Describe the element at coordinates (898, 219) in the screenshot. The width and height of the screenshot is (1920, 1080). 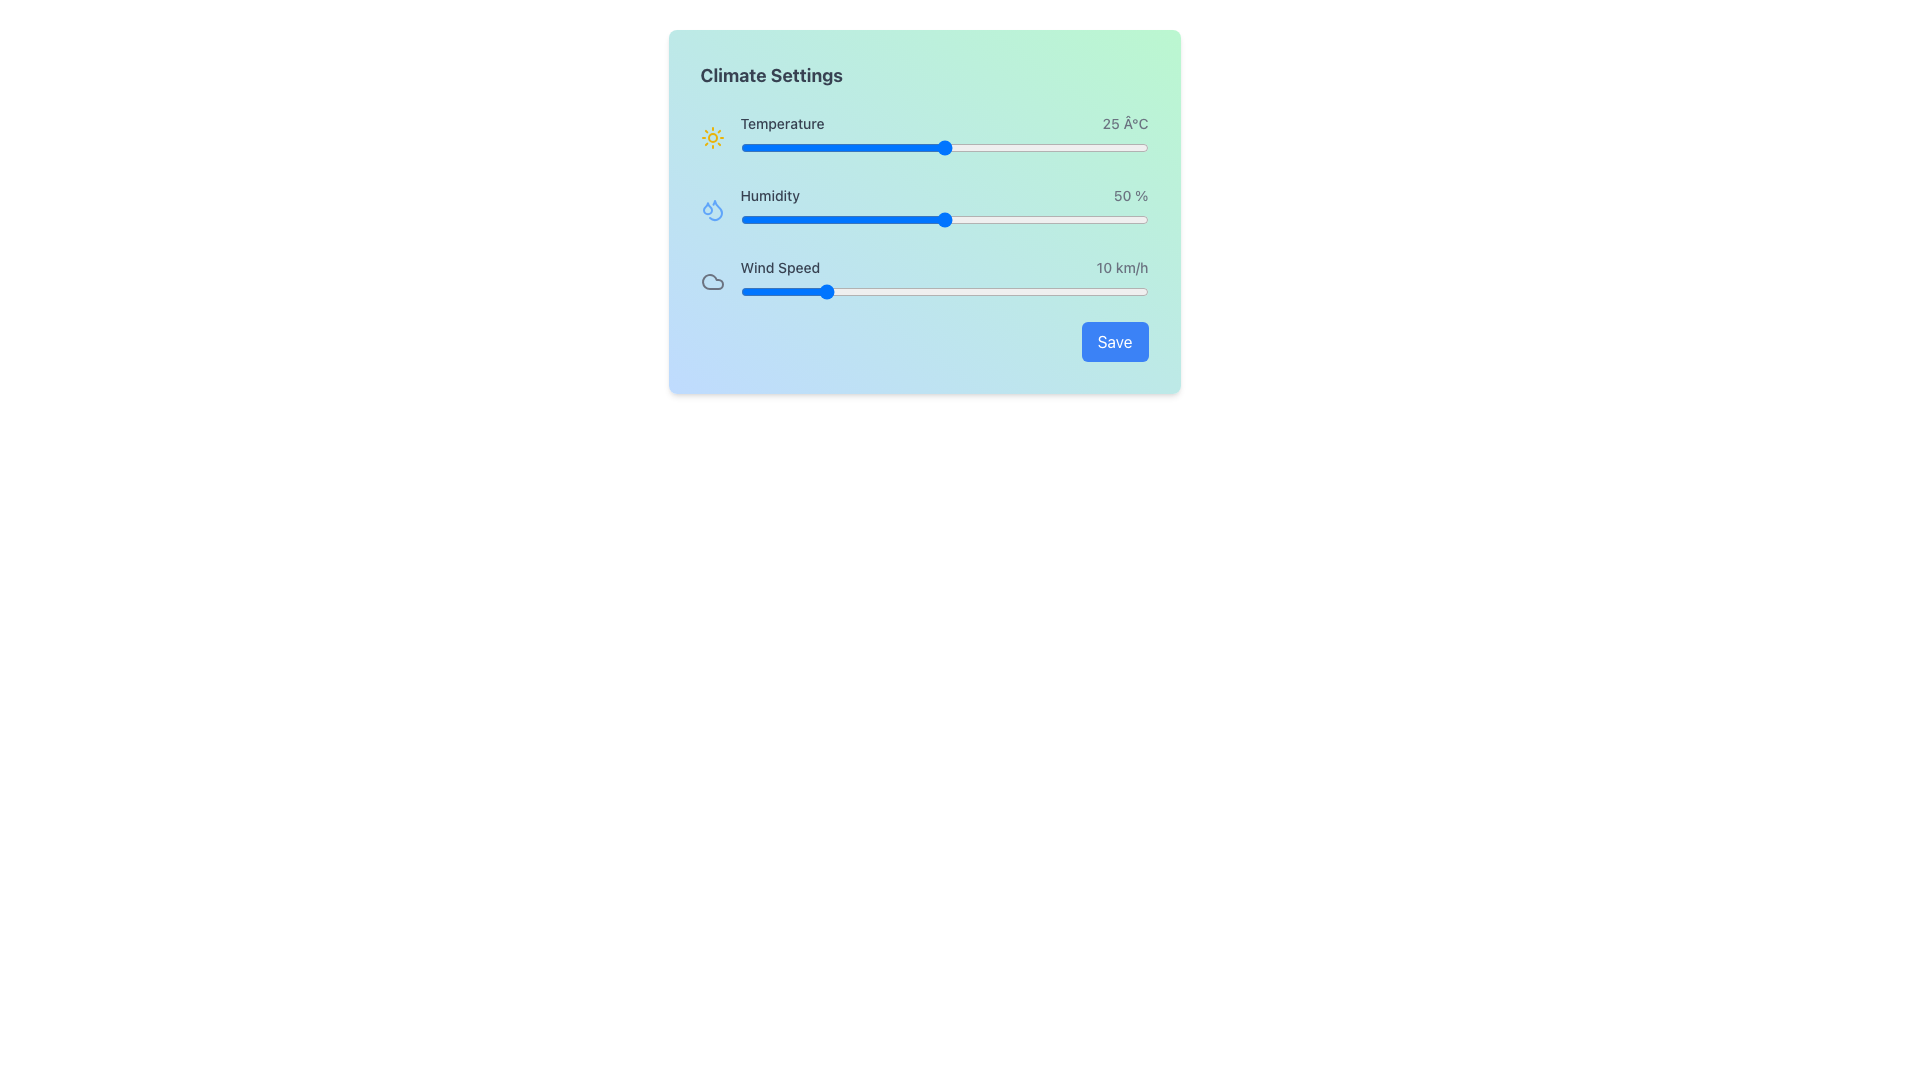
I see `humidity` at that location.